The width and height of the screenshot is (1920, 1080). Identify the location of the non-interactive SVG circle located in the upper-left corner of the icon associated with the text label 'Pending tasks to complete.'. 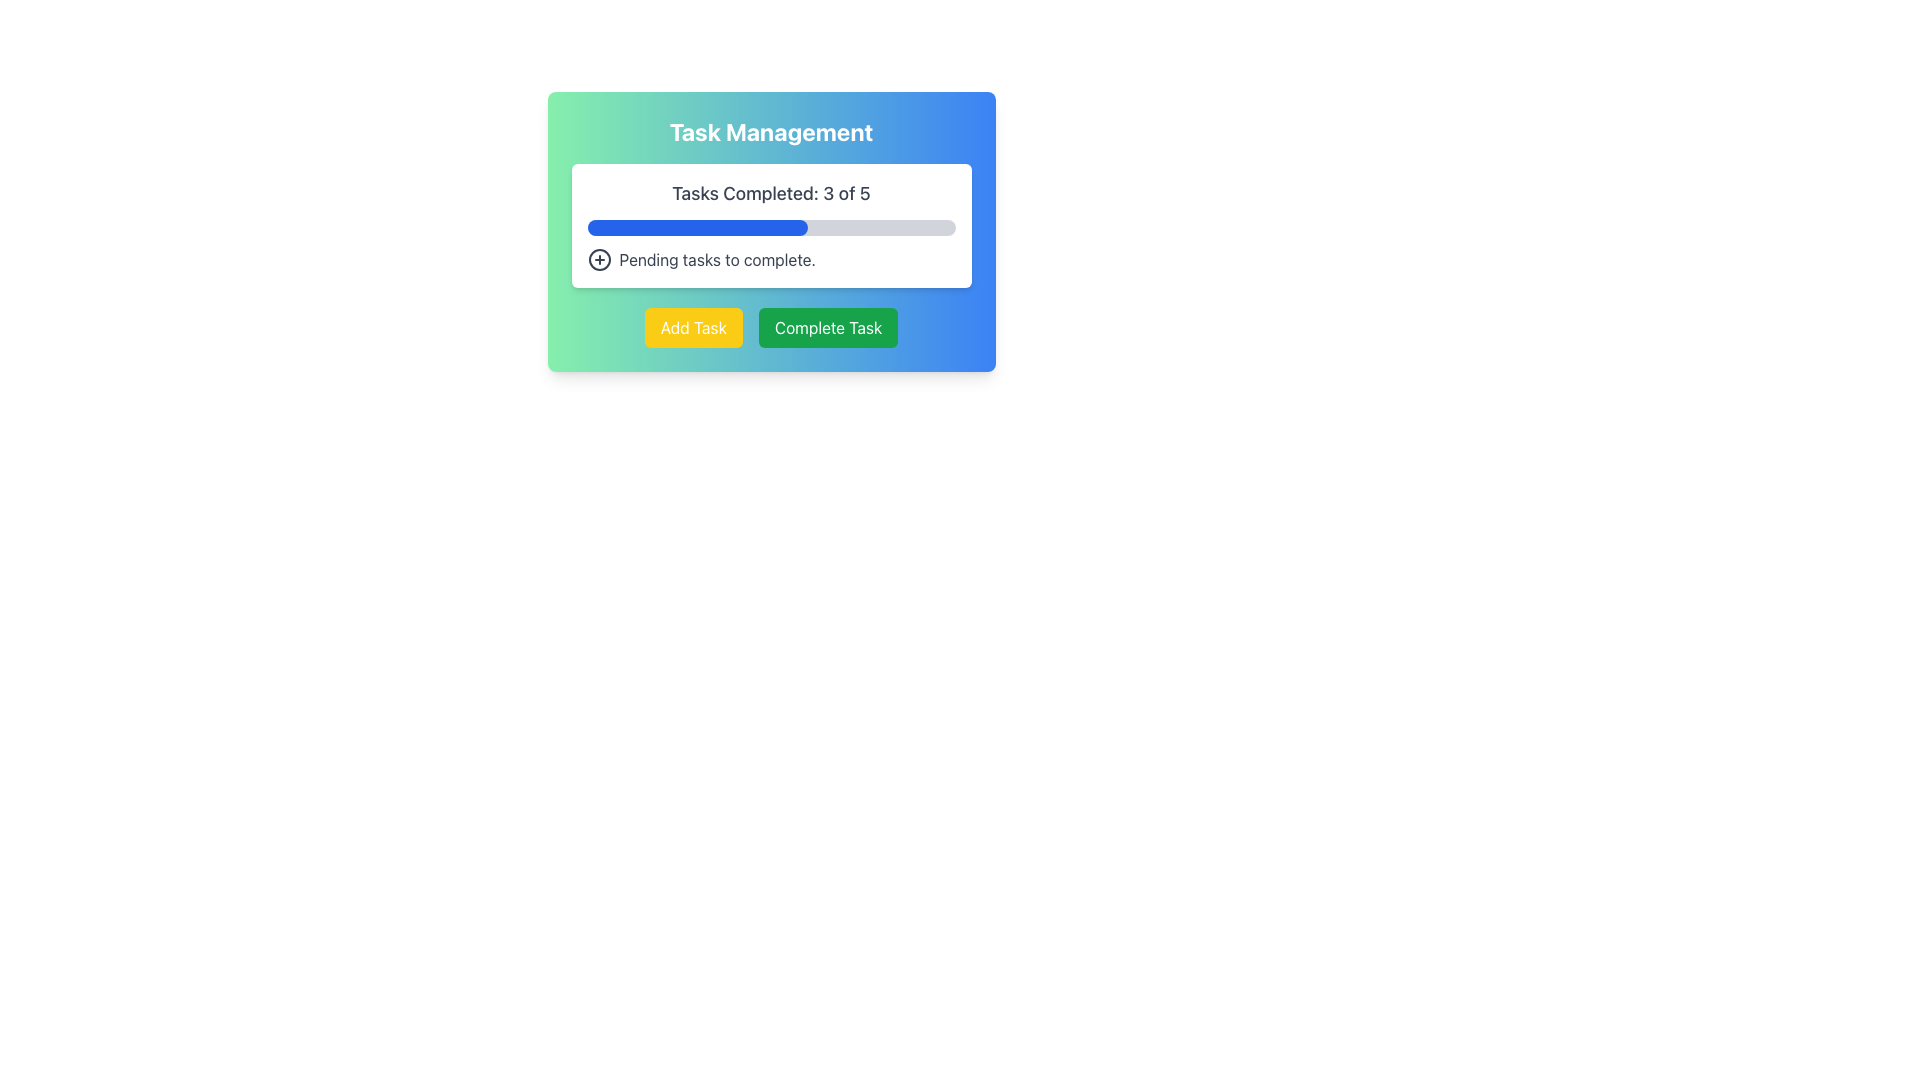
(598, 258).